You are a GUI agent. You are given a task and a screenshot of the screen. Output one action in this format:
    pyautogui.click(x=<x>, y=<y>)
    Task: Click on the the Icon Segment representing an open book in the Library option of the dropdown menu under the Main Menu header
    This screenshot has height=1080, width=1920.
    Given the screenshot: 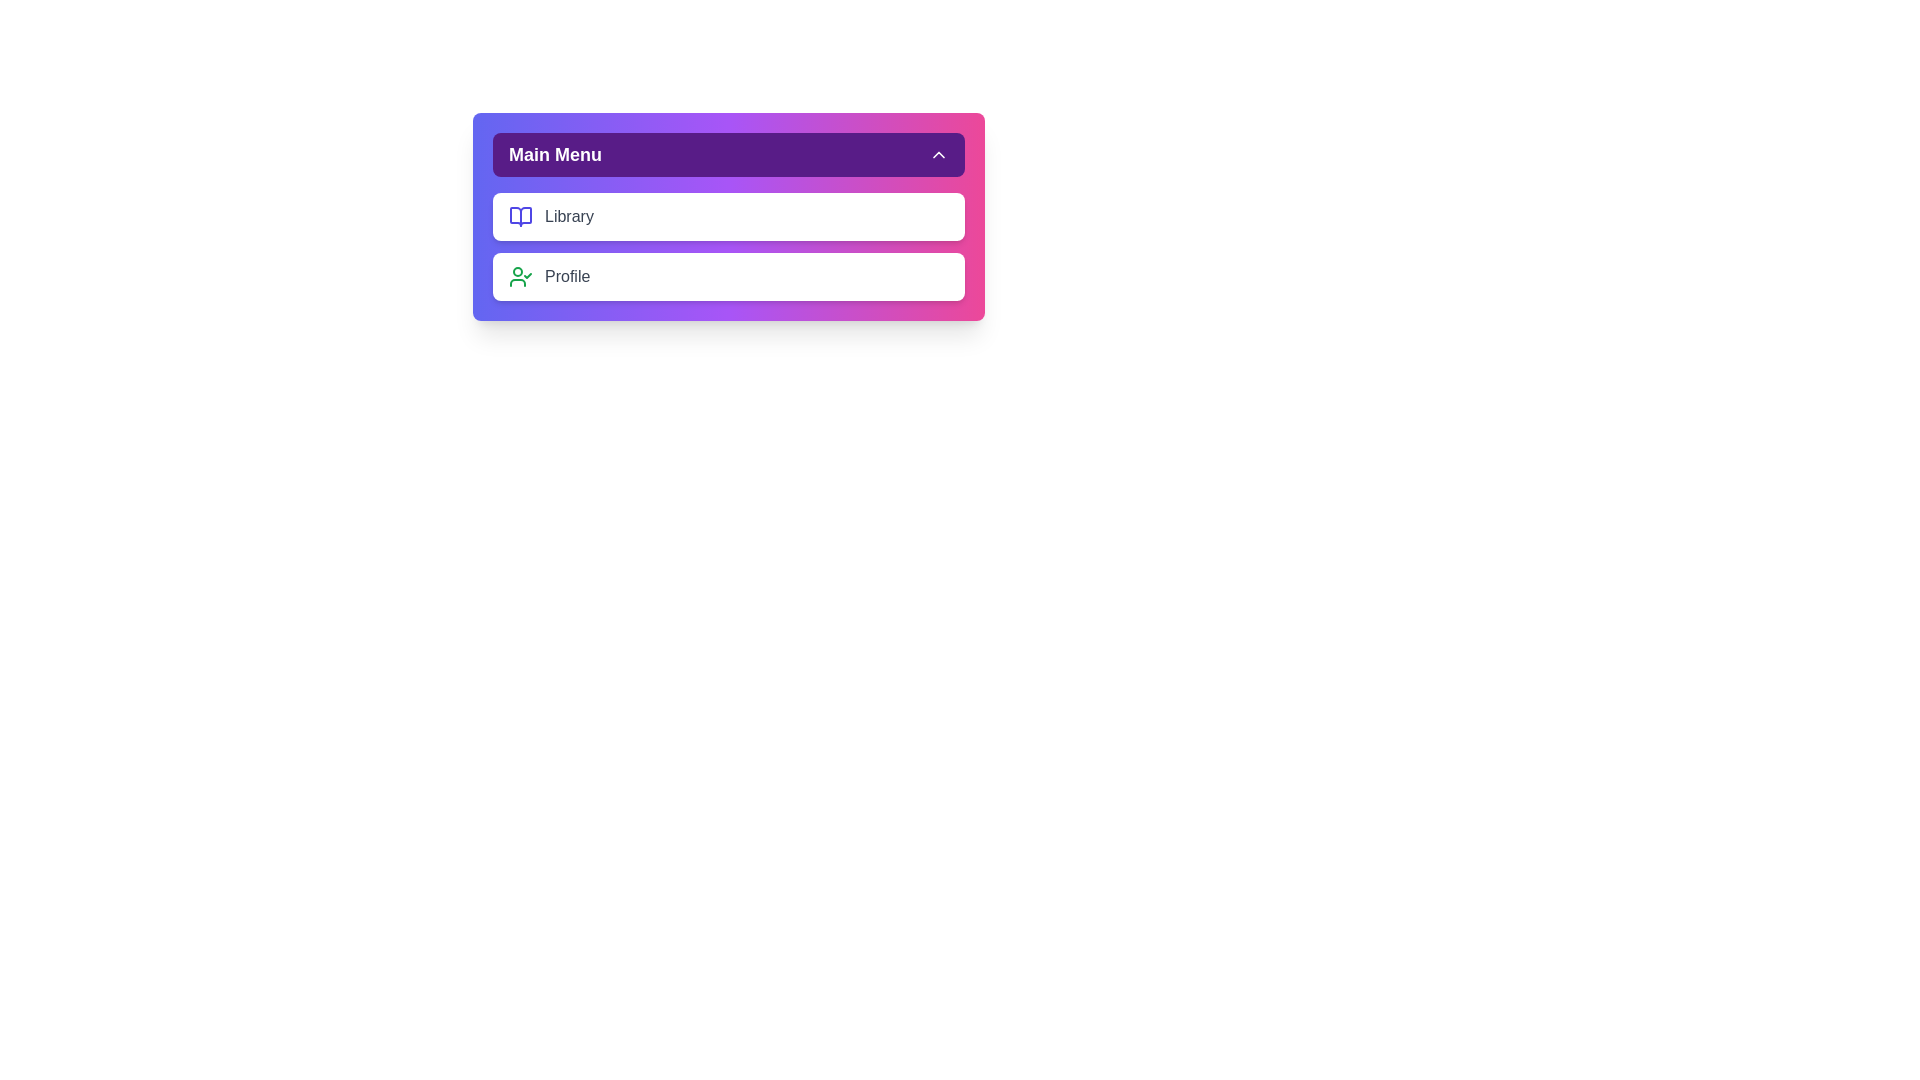 What is the action you would take?
    pyautogui.click(x=521, y=216)
    